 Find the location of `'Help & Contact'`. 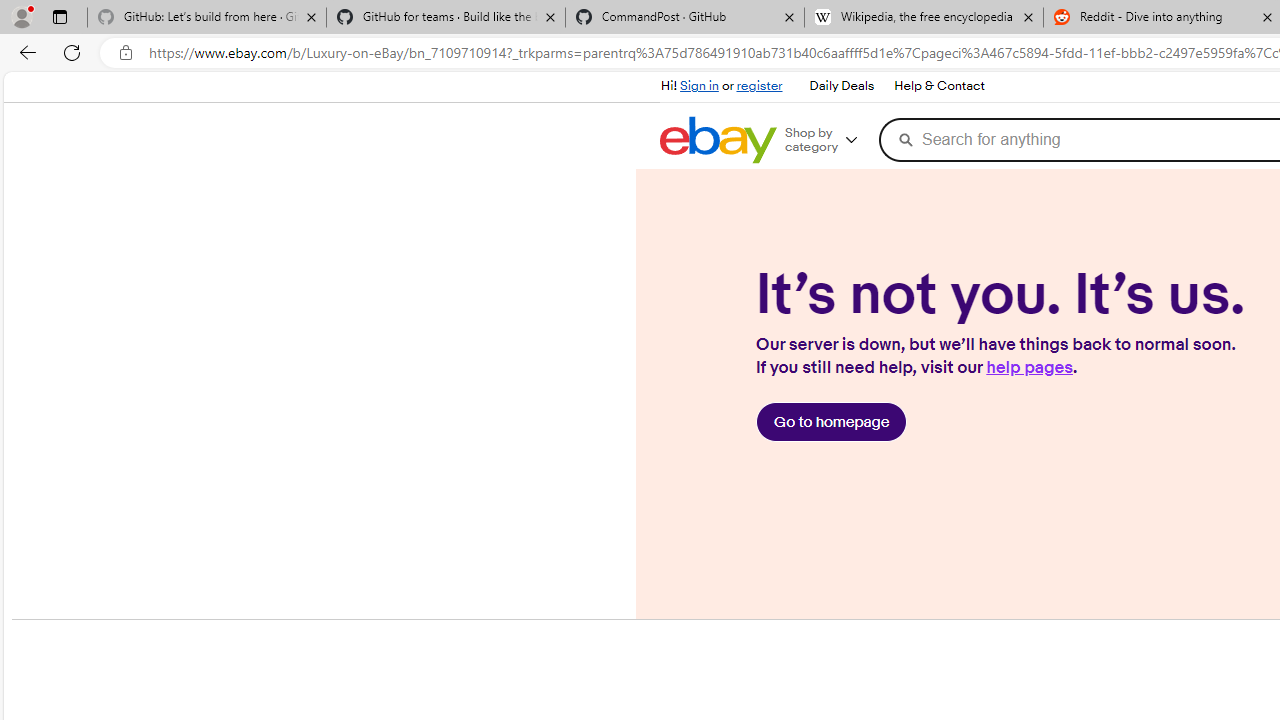

'Help & Contact' is located at coordinates (938, 86).